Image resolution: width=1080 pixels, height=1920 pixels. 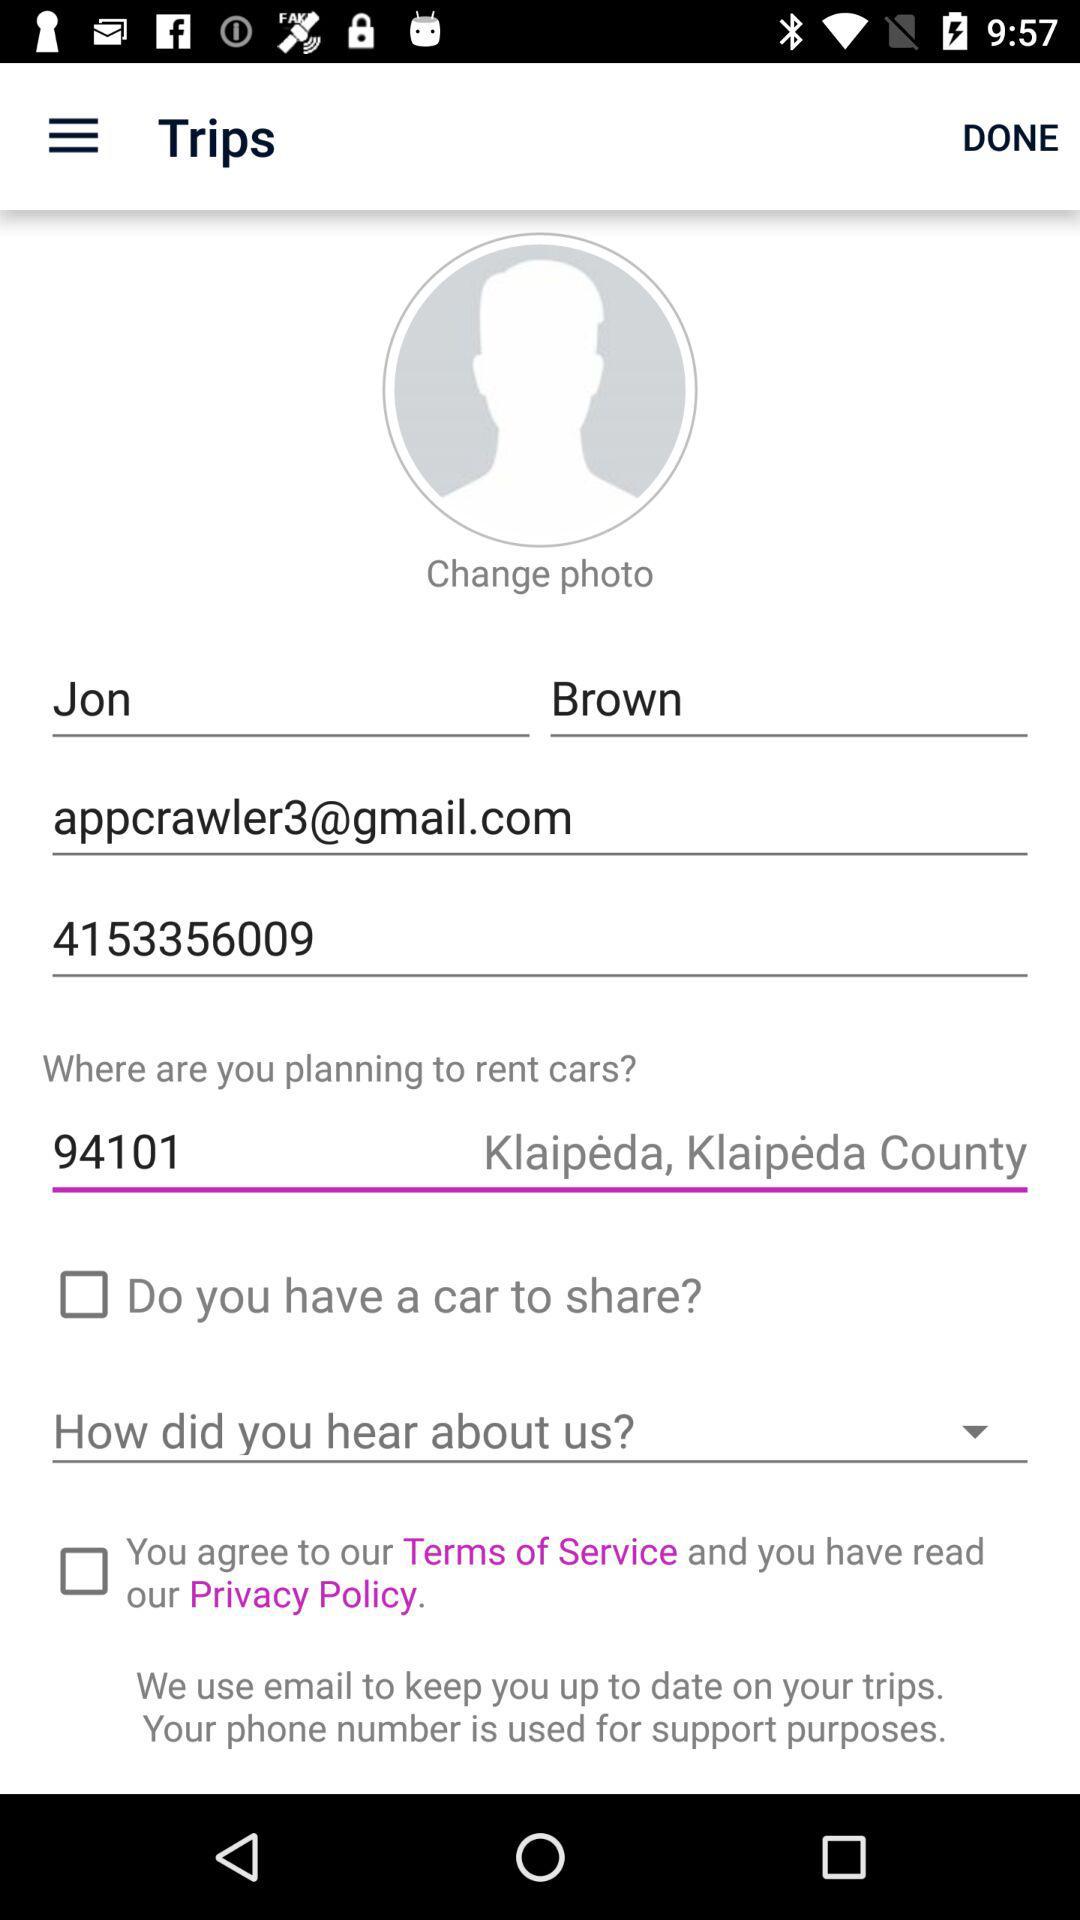 What do you see at coordinates (1010, 135) in the screenshot?
I see `the done item` at bounding box center [1010, 135].